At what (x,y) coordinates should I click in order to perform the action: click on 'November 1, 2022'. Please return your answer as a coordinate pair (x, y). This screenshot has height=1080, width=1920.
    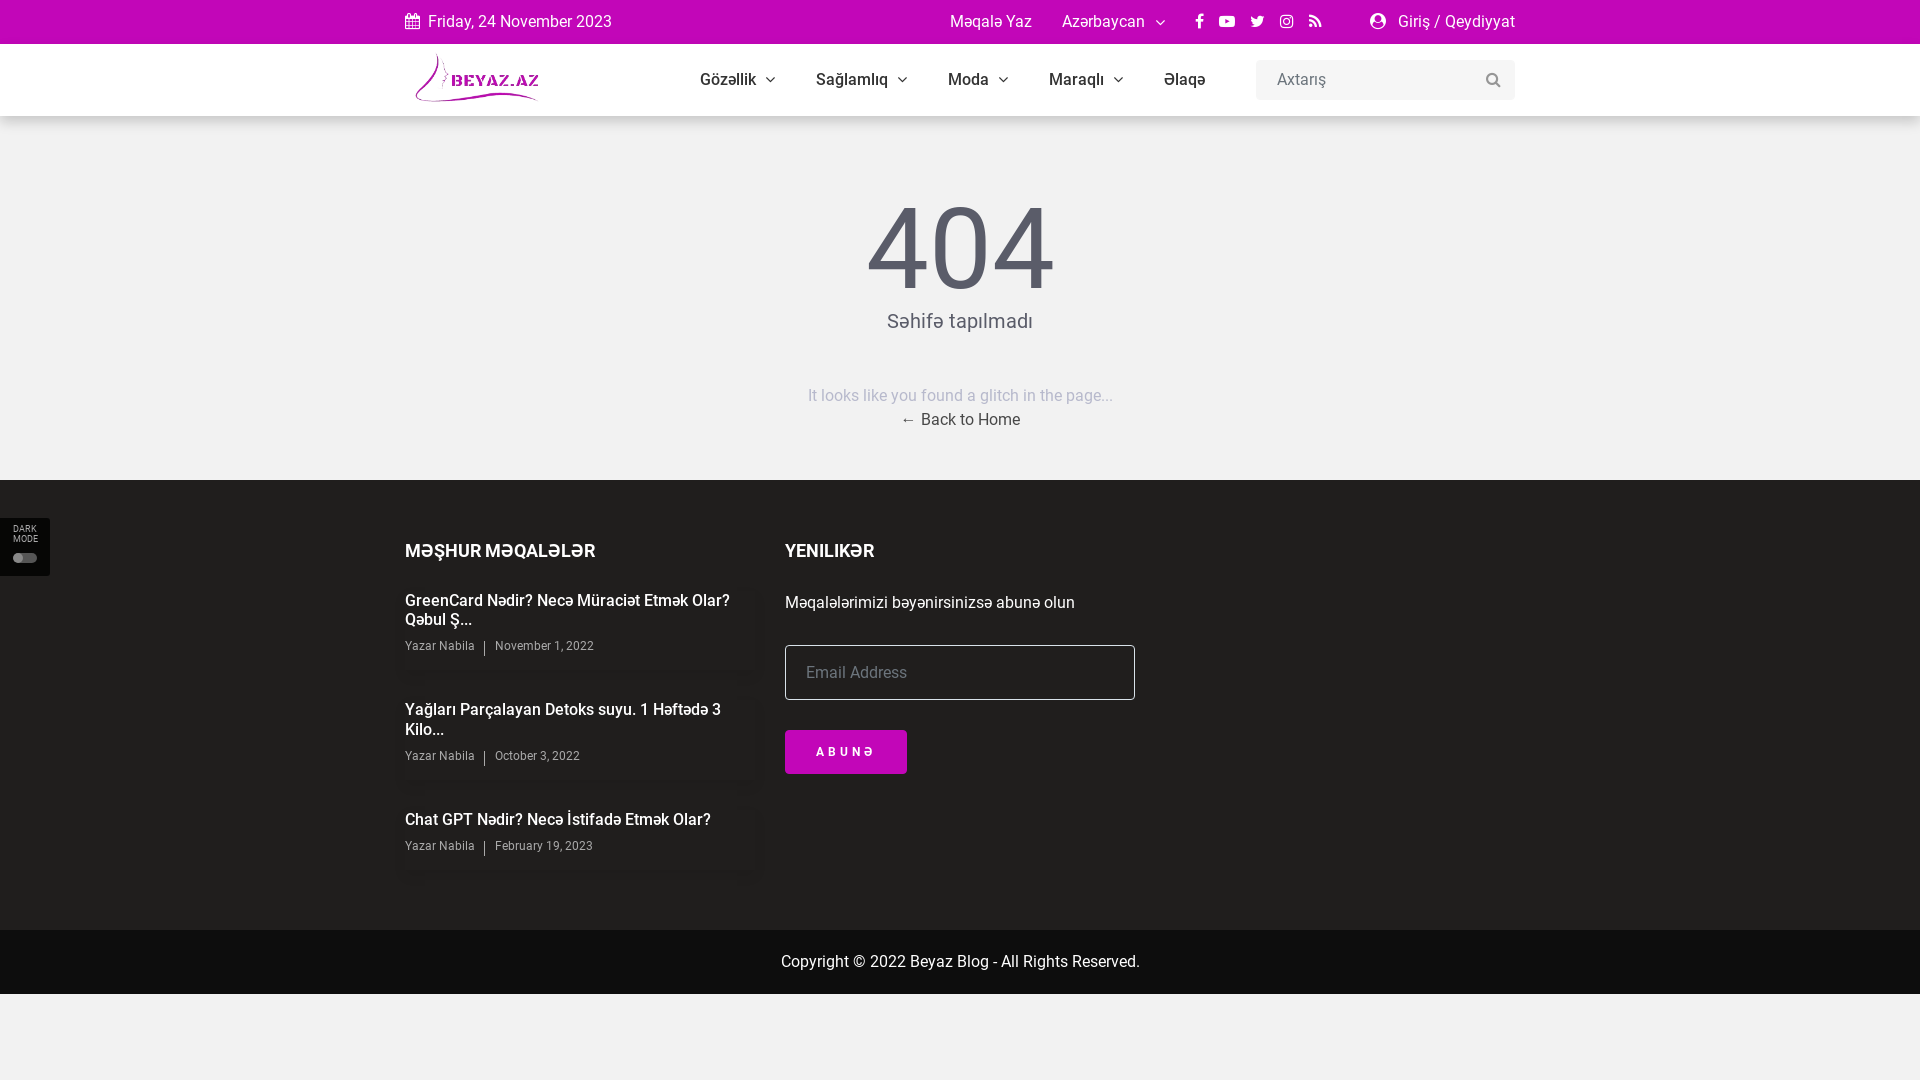
    Looking at the image, I should click on (544, 645).